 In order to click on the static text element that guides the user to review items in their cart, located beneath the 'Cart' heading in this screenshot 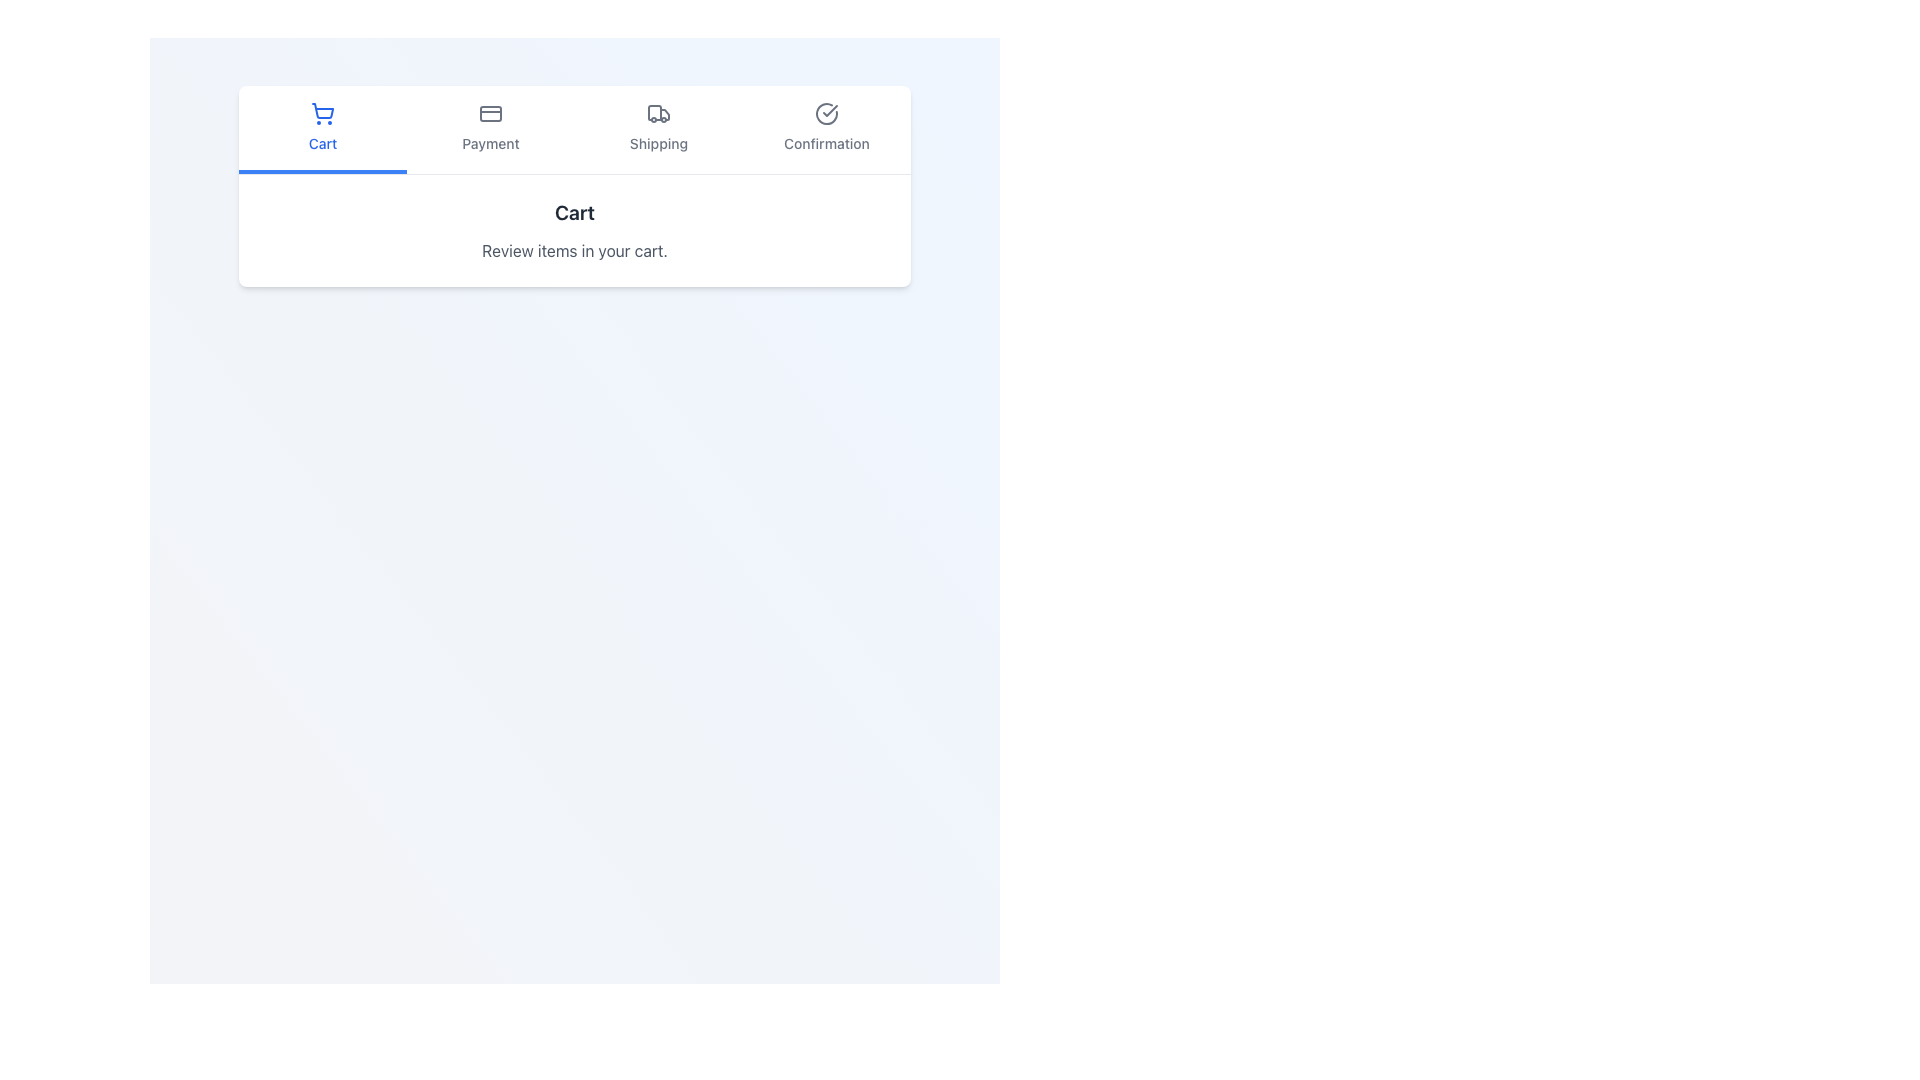, I will do `click(574, 249)`.